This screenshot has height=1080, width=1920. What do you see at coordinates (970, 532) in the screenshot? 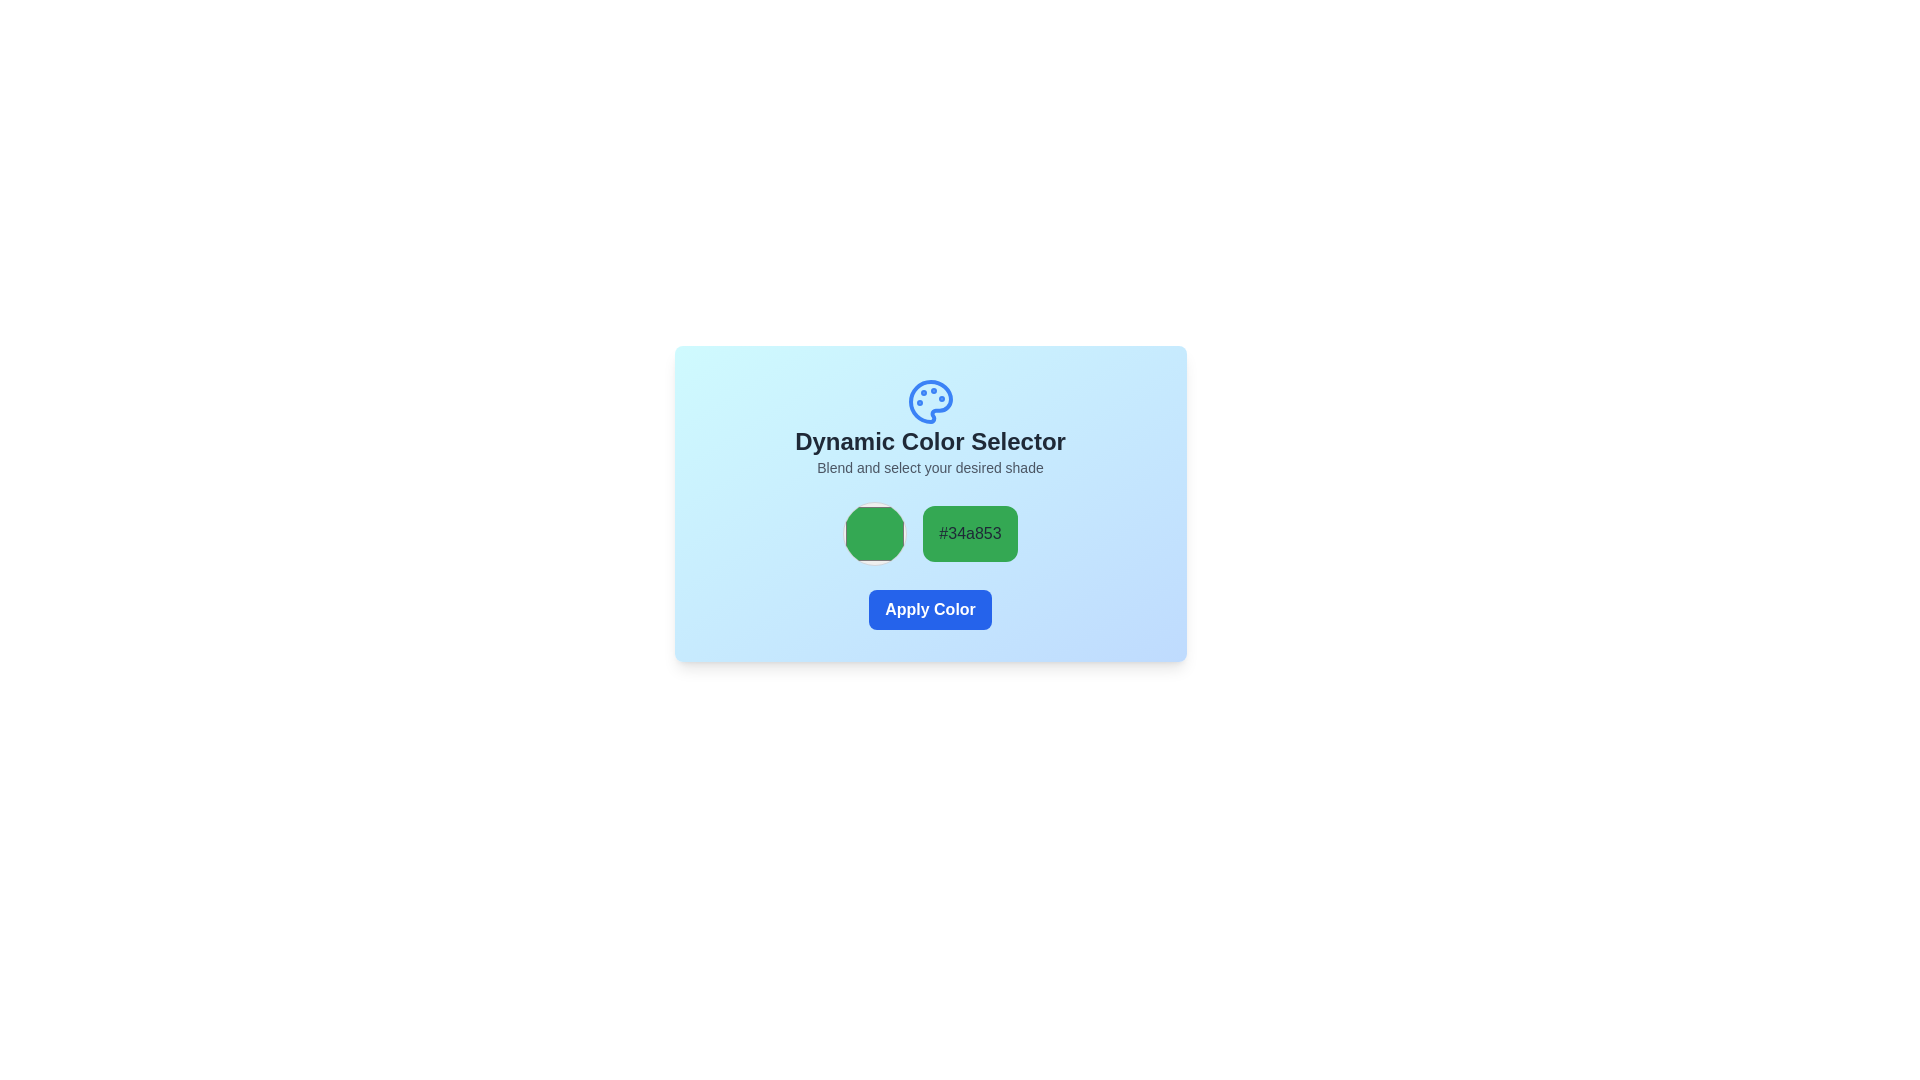
I see `the green rectangular Label or Display Element with rounded corners, which contains the black text '#34a853', located to the right of a circular color selector and centered within the highlighted interface section` at bounding box center [970, 532].